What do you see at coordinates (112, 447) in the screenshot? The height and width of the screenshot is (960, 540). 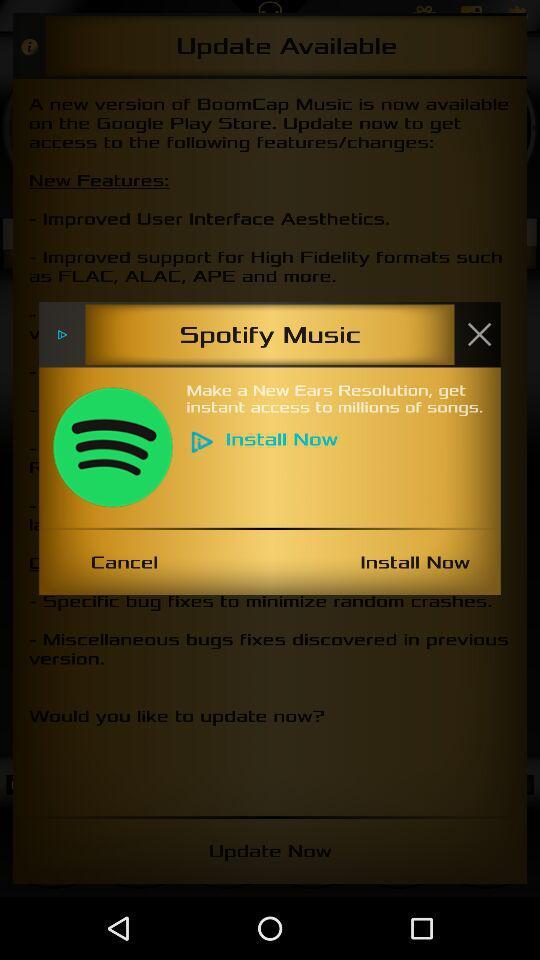 I see `item to the left of the make a new icon` at bounding box center [112, 447].